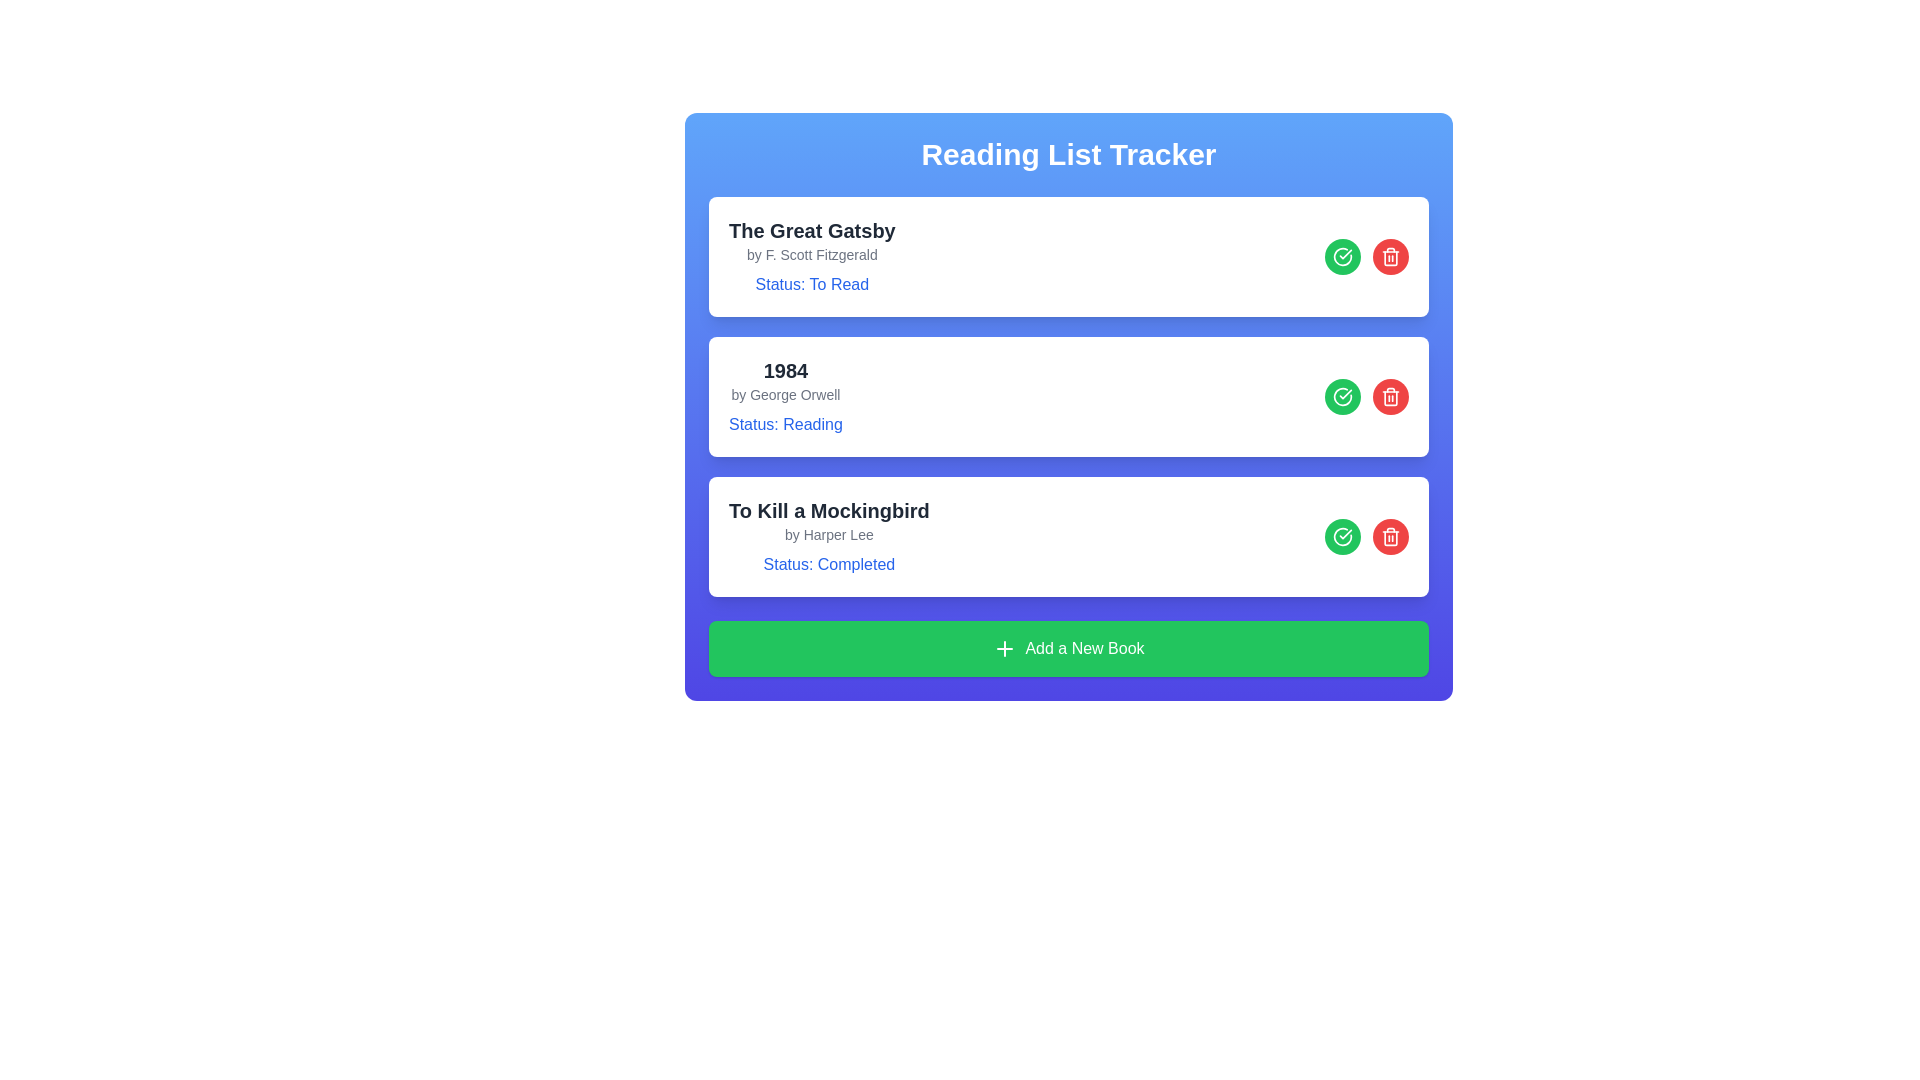 Image resolution: width=1920 pixels, height=1080 pixels. What do you see at coordinates (1390, 397) in the screenshot?
I see `the circular red button with a white trash icon located in the second book's card for '1984' to observe its hover effects` at bounding box center [1390, 397].